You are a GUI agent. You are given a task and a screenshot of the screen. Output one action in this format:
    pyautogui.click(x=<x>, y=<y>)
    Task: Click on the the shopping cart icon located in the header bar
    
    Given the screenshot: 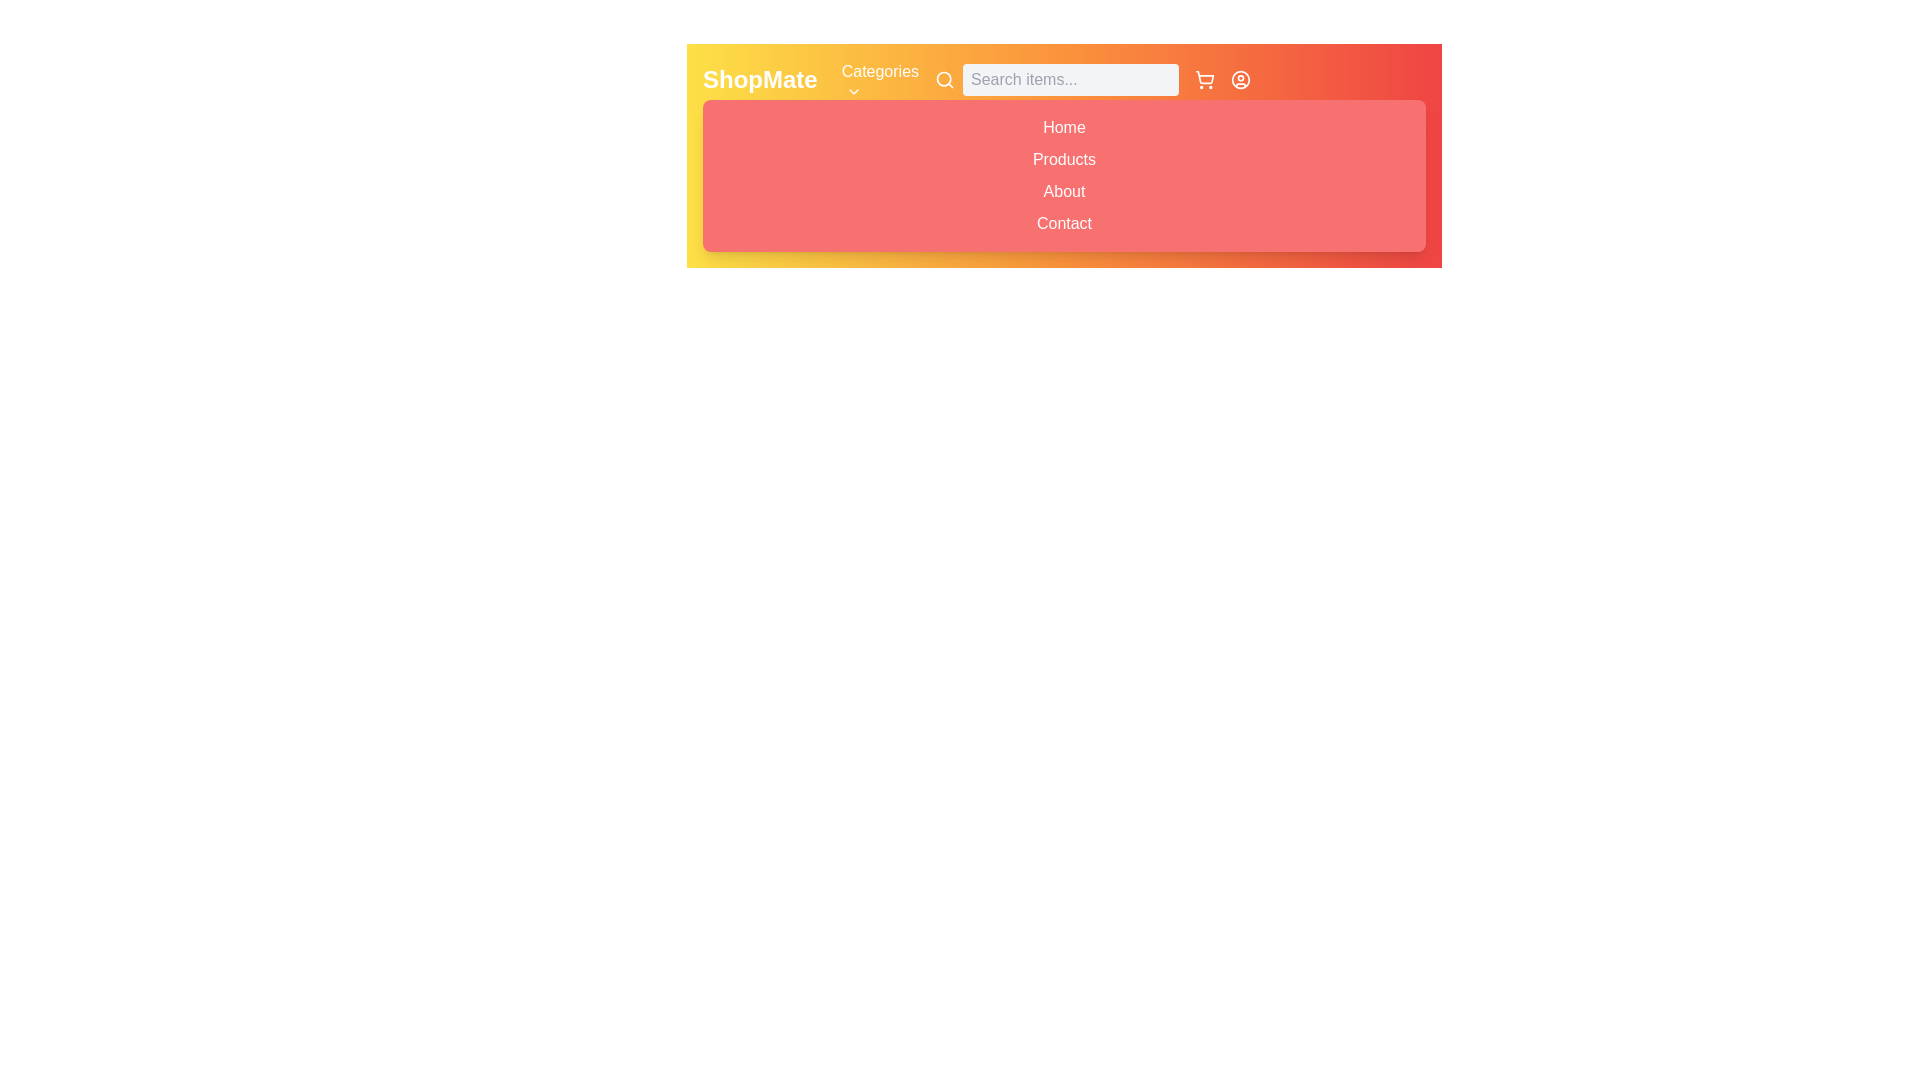 What is the action you would take?
    pyautogui.click(x=1204, y=76)
    